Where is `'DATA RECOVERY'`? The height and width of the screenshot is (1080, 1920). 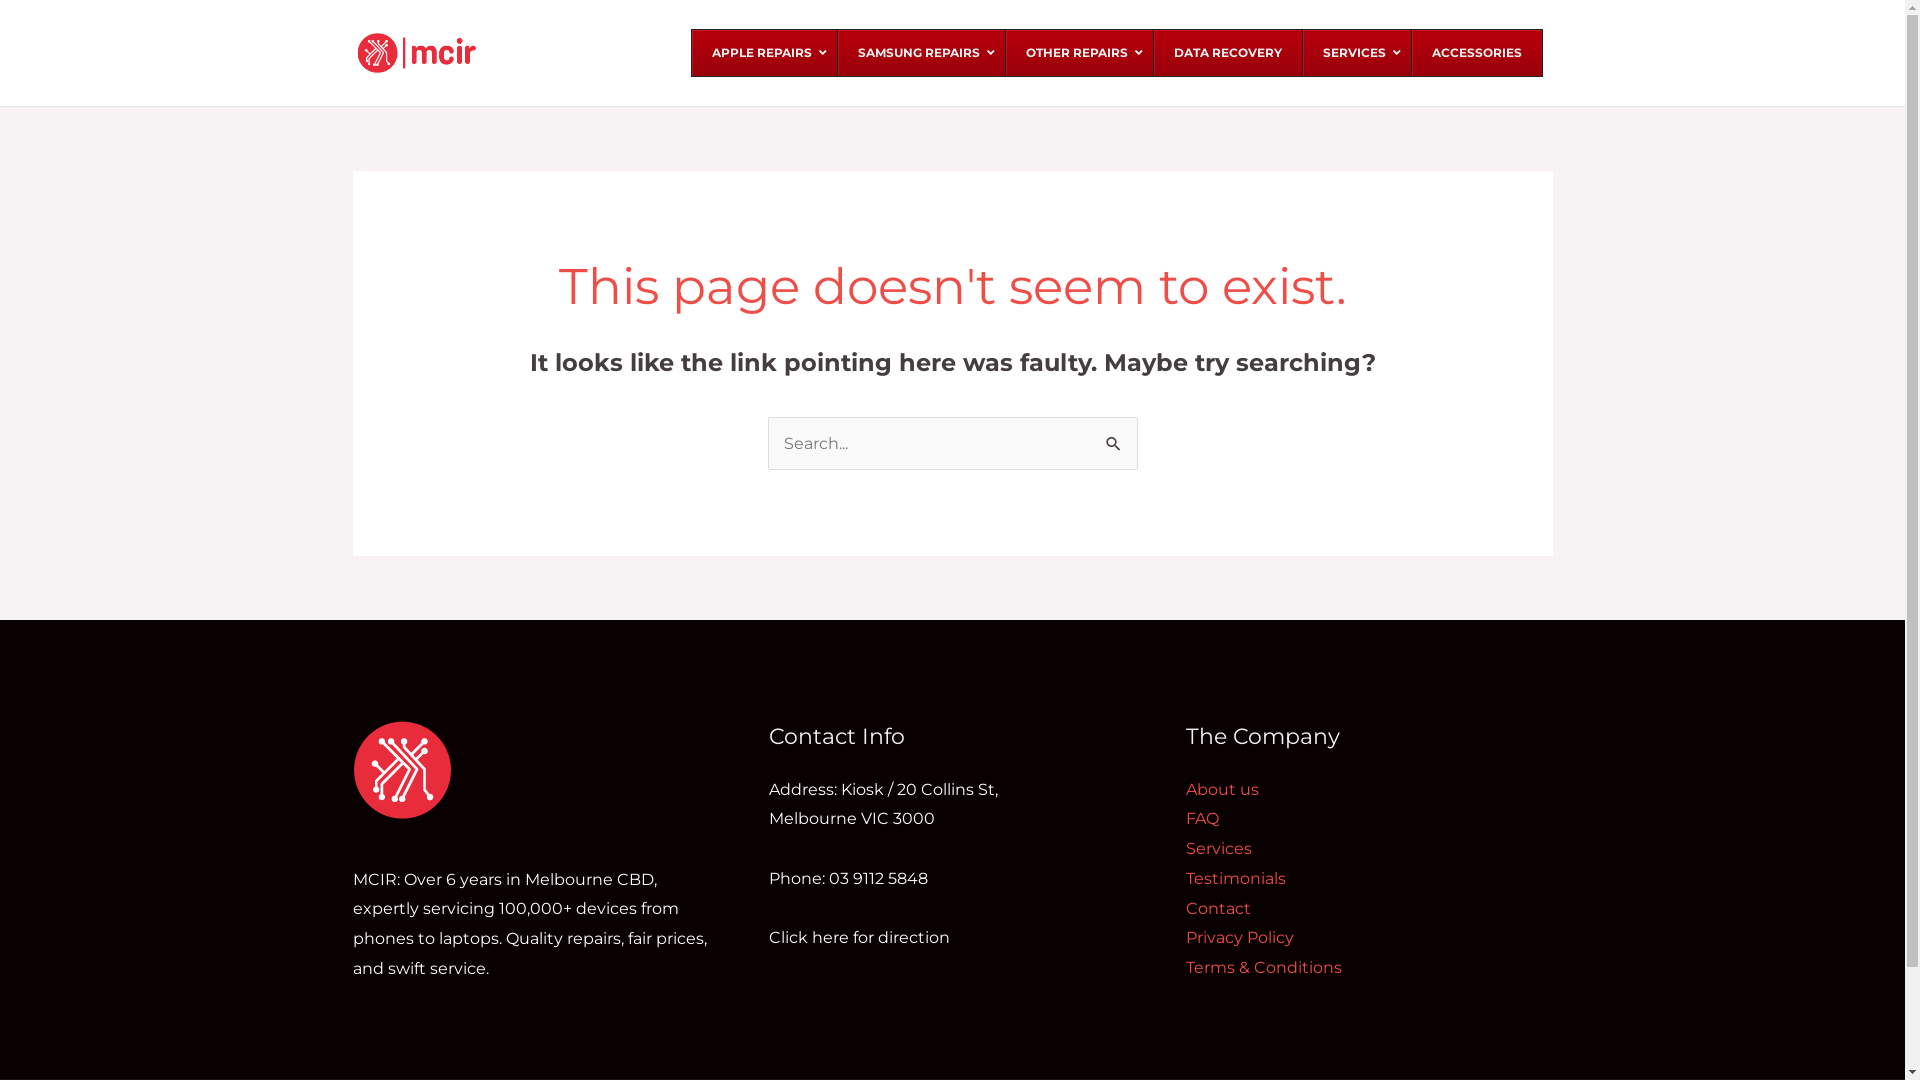
'DATA RECOVERY' is located at coordinates (1152, 52).